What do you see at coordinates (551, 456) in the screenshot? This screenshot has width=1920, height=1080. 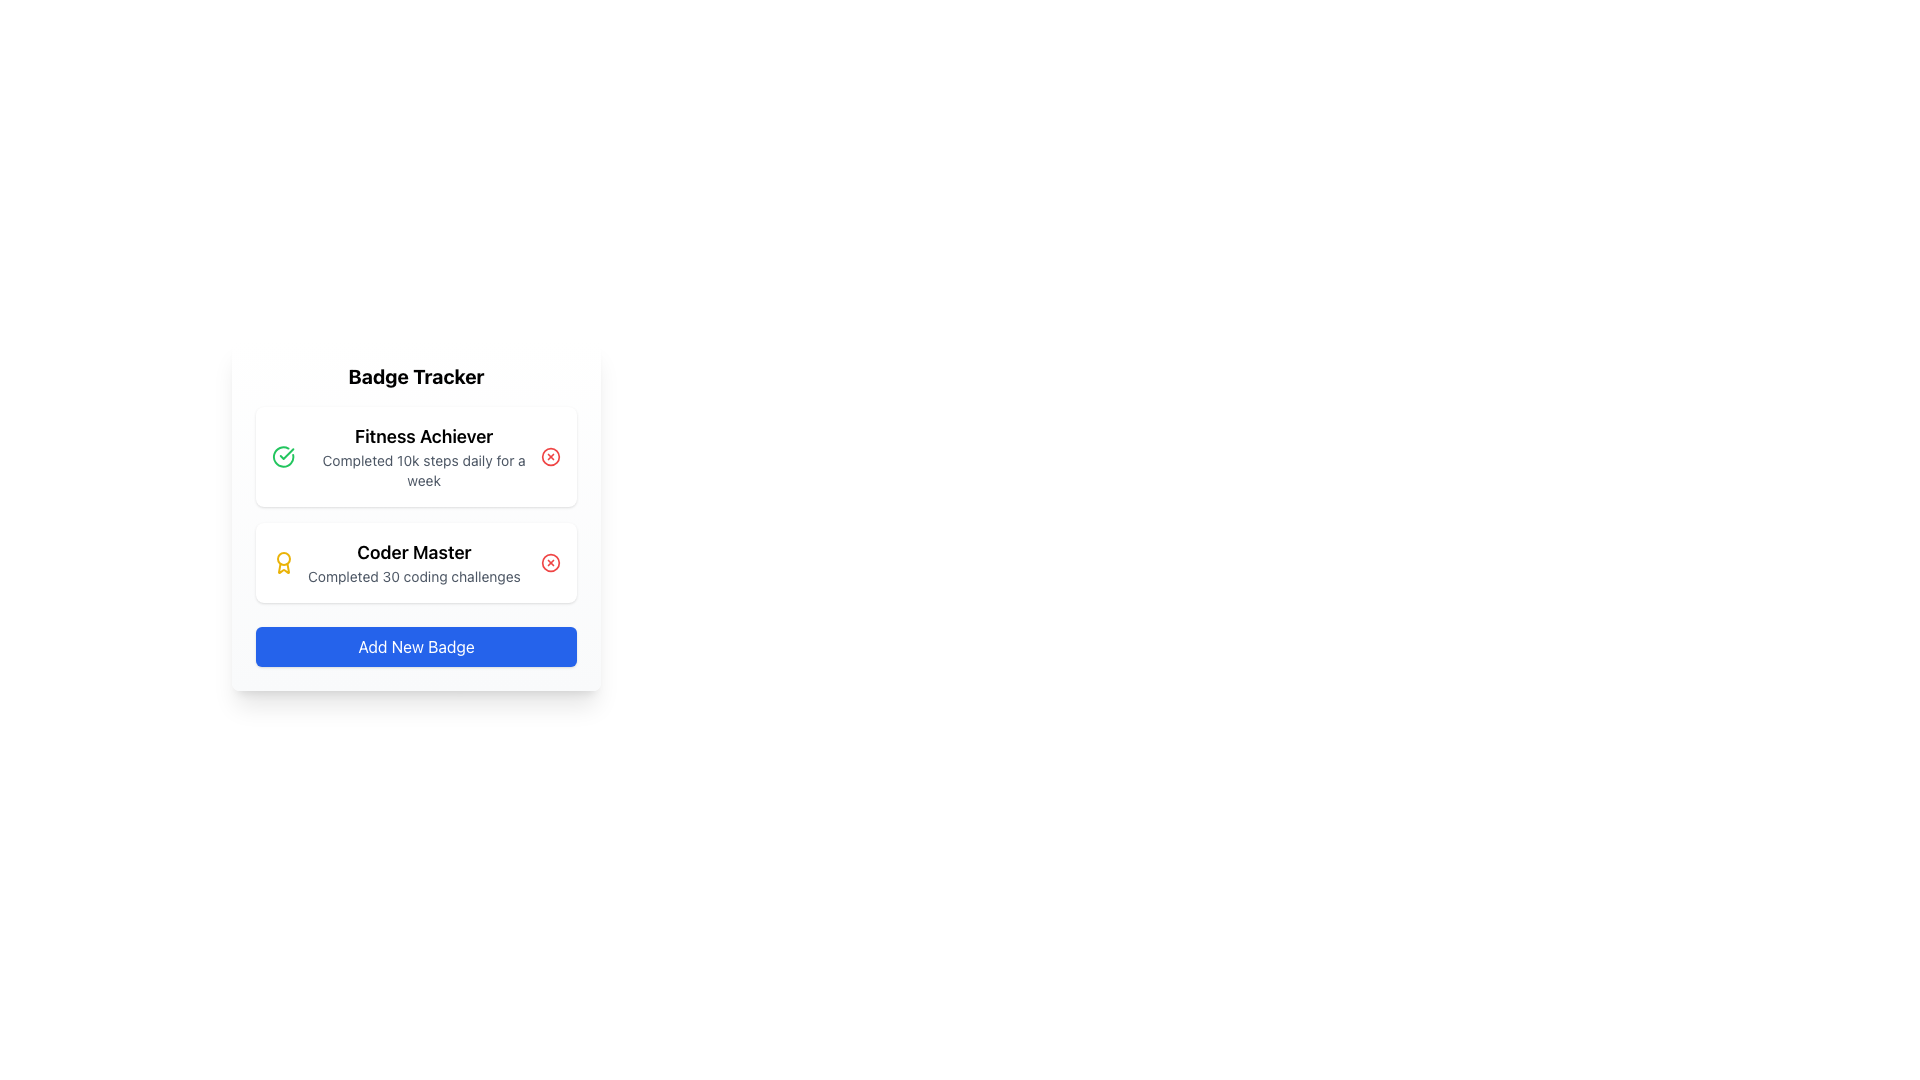 I see `the button located at the right end of the 'Fitness Achiever' list item` at bounding box center [551, 456].